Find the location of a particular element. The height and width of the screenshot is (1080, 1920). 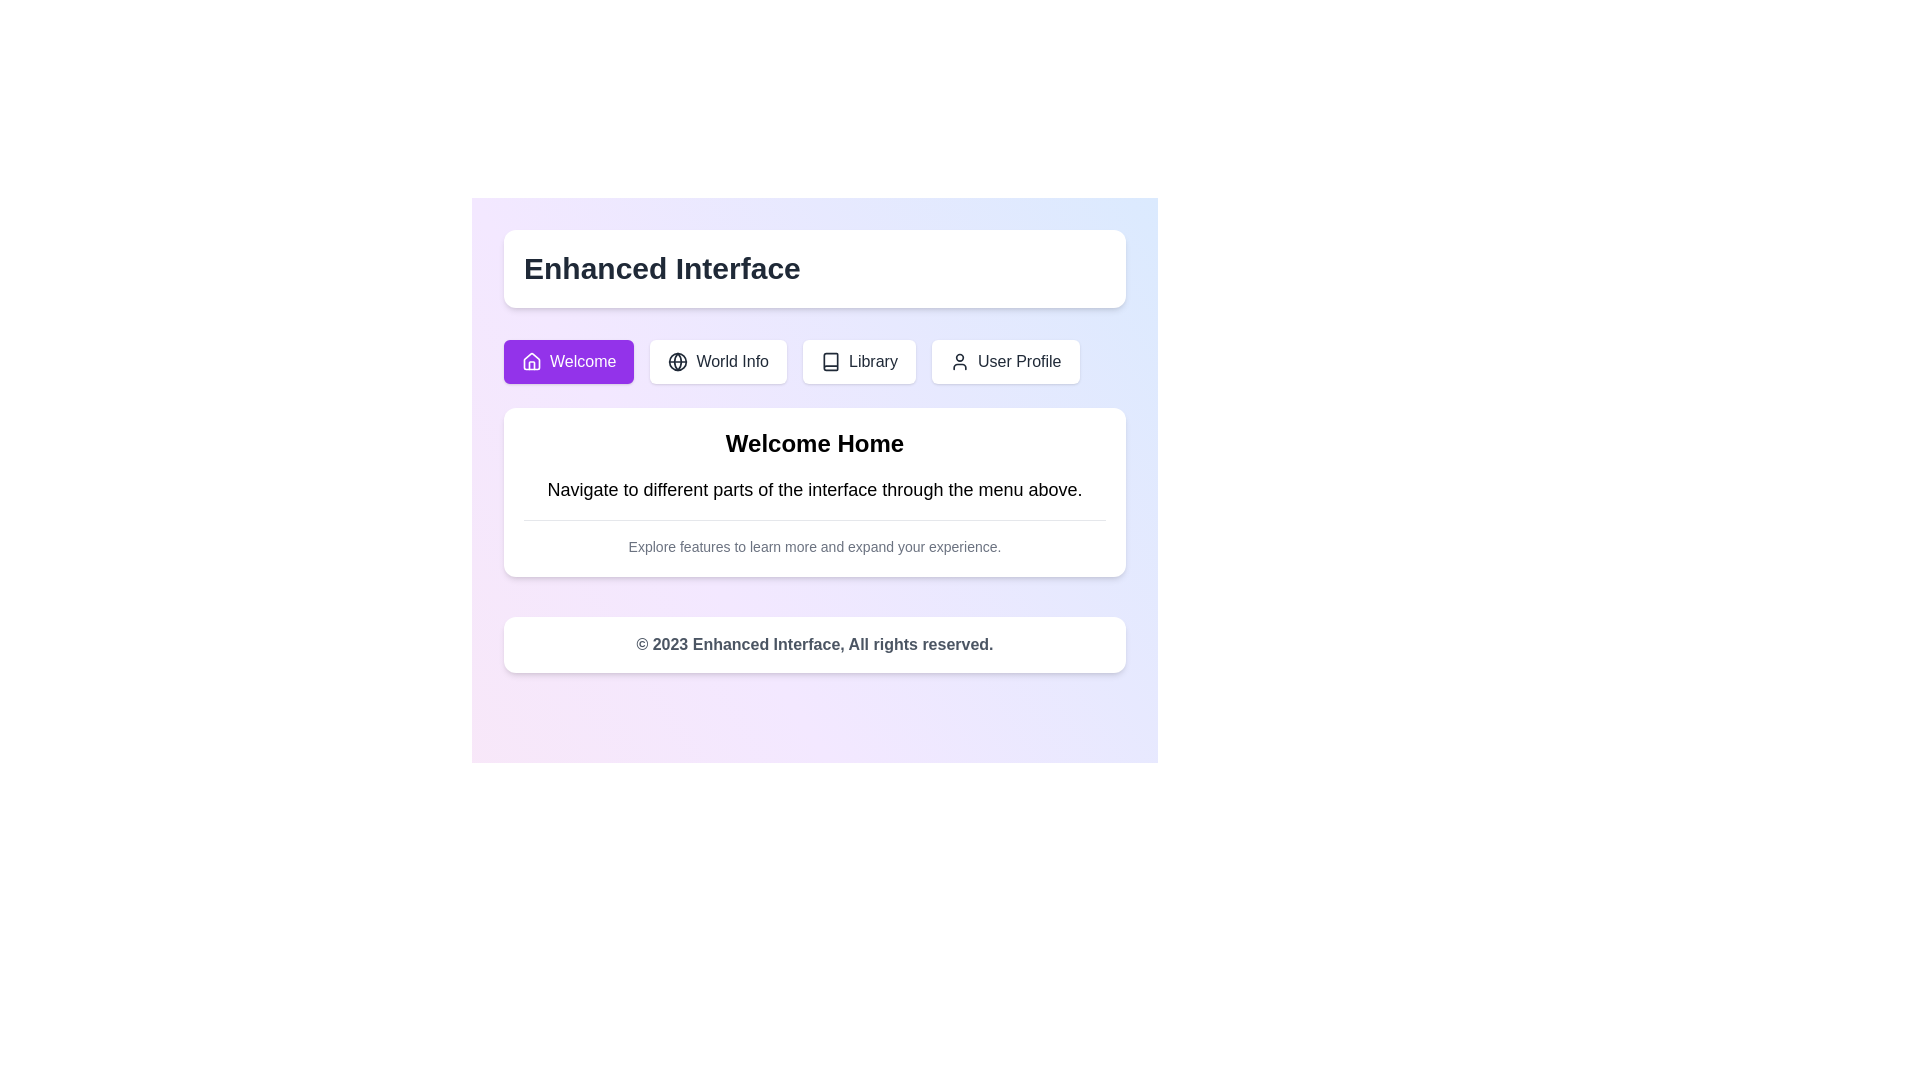

the navigational button that accesses the 'World Info' section, located at the top center of the interface, between the 'Welcome' button and the 'Library' button is located at coordinates (718, 361).